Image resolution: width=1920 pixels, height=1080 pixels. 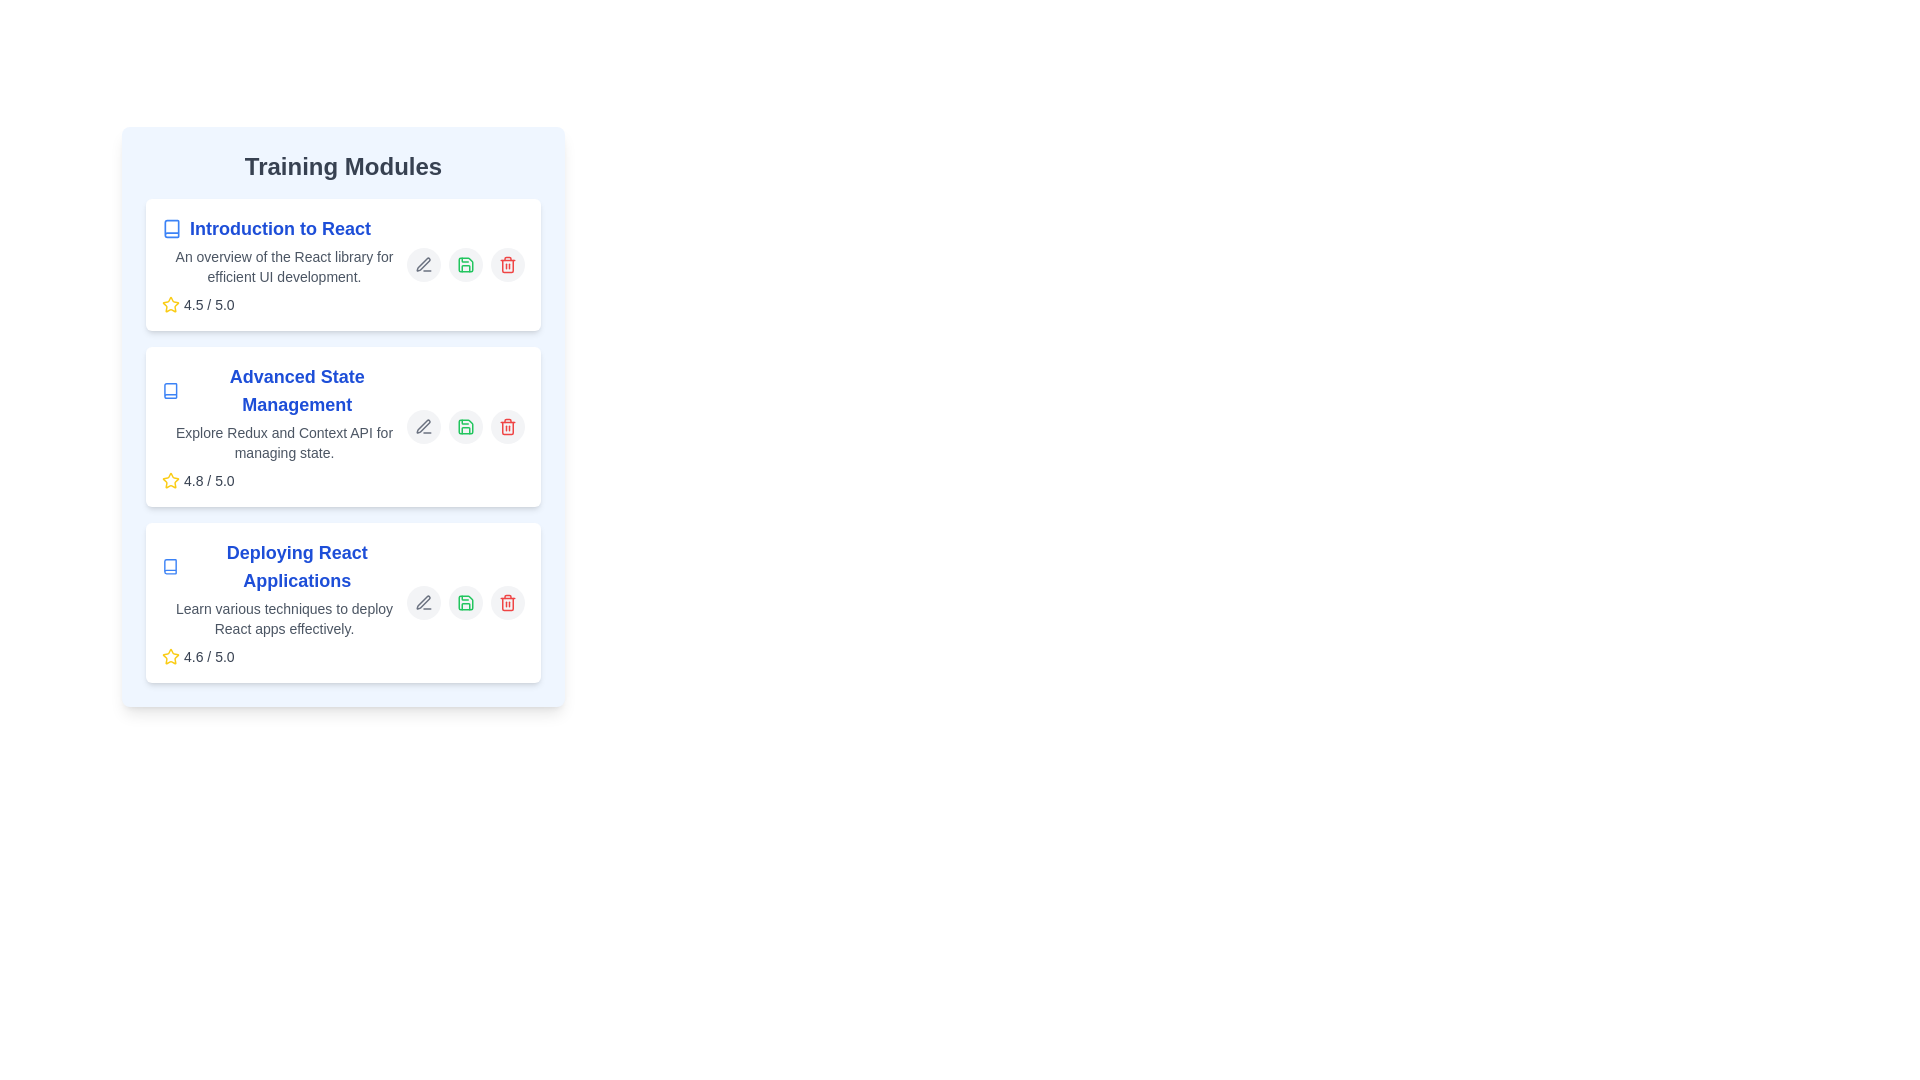 I want to click on the small blue book icon located to the left of the text 'Introduction to React' in the first training module box within the 'Training Modules' section, so click(x=172, y=227).